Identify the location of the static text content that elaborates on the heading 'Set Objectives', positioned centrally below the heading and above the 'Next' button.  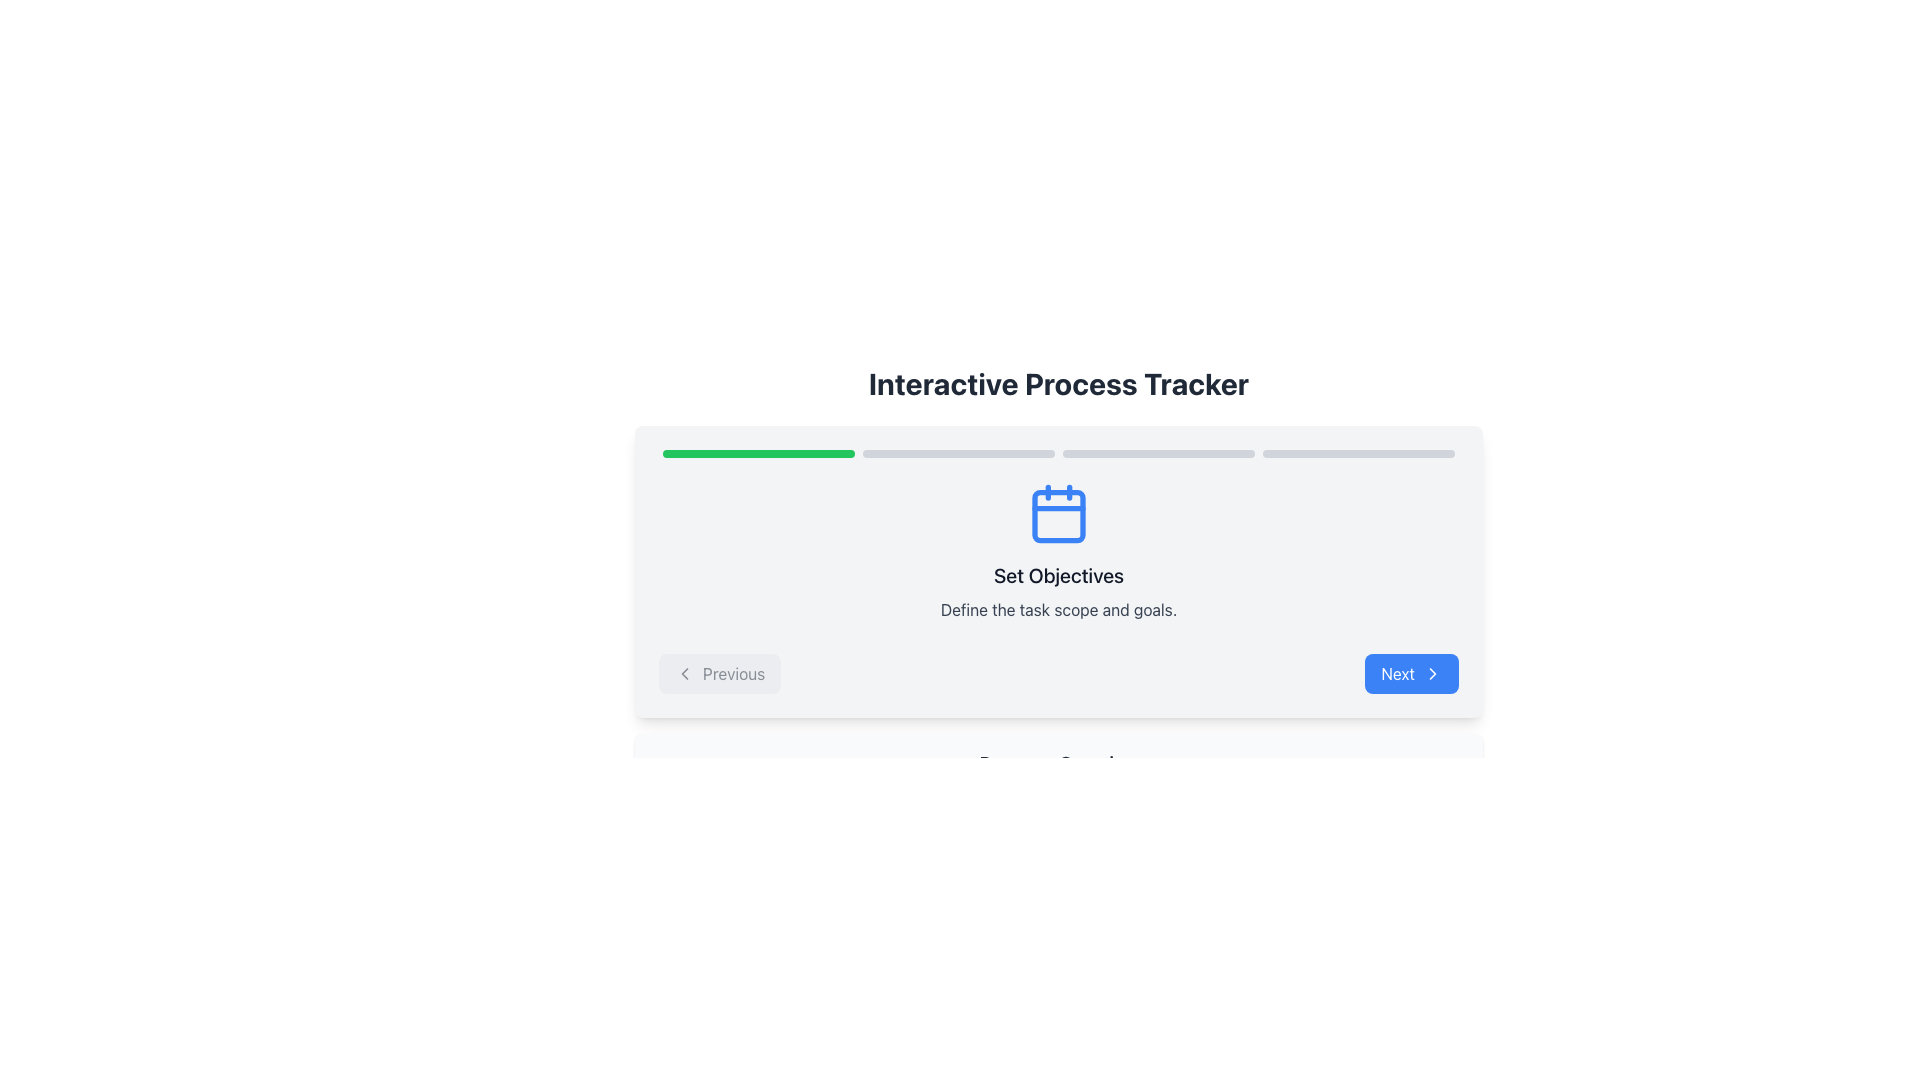
(1058, 608).